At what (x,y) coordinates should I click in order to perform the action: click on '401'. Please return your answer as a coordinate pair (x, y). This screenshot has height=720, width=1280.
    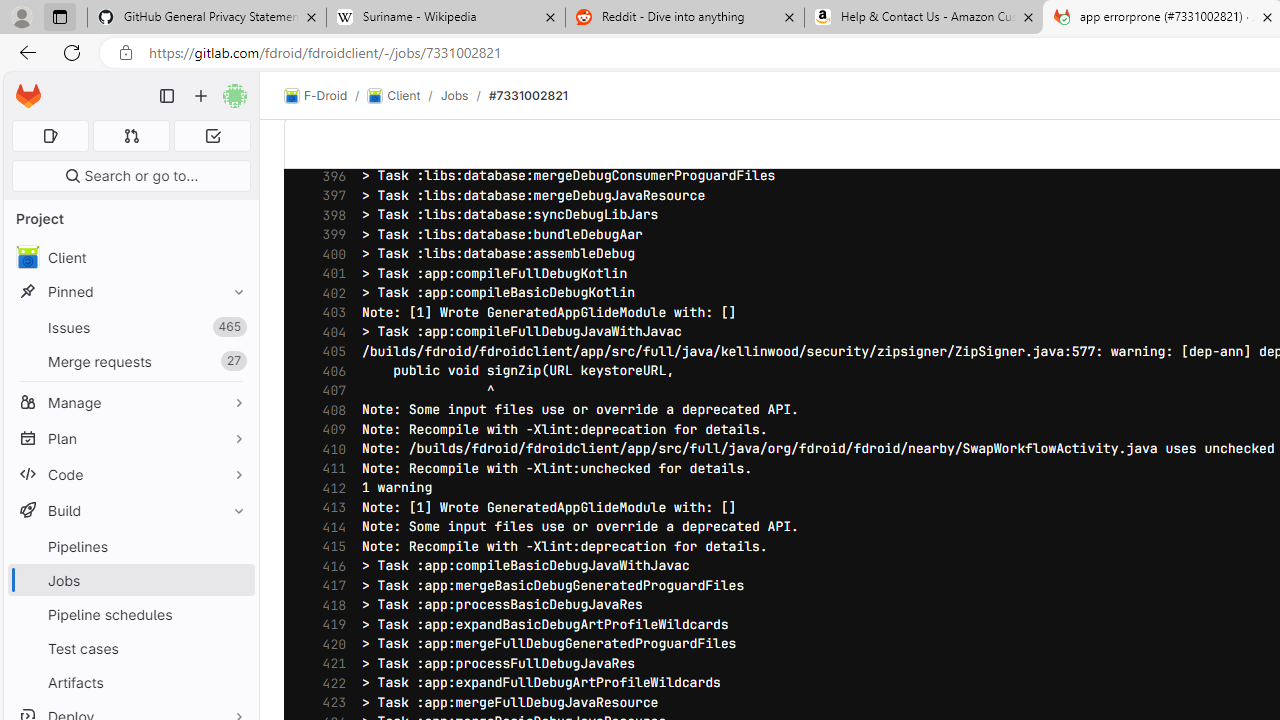
    Looking at the image, I should click on (329, 273).